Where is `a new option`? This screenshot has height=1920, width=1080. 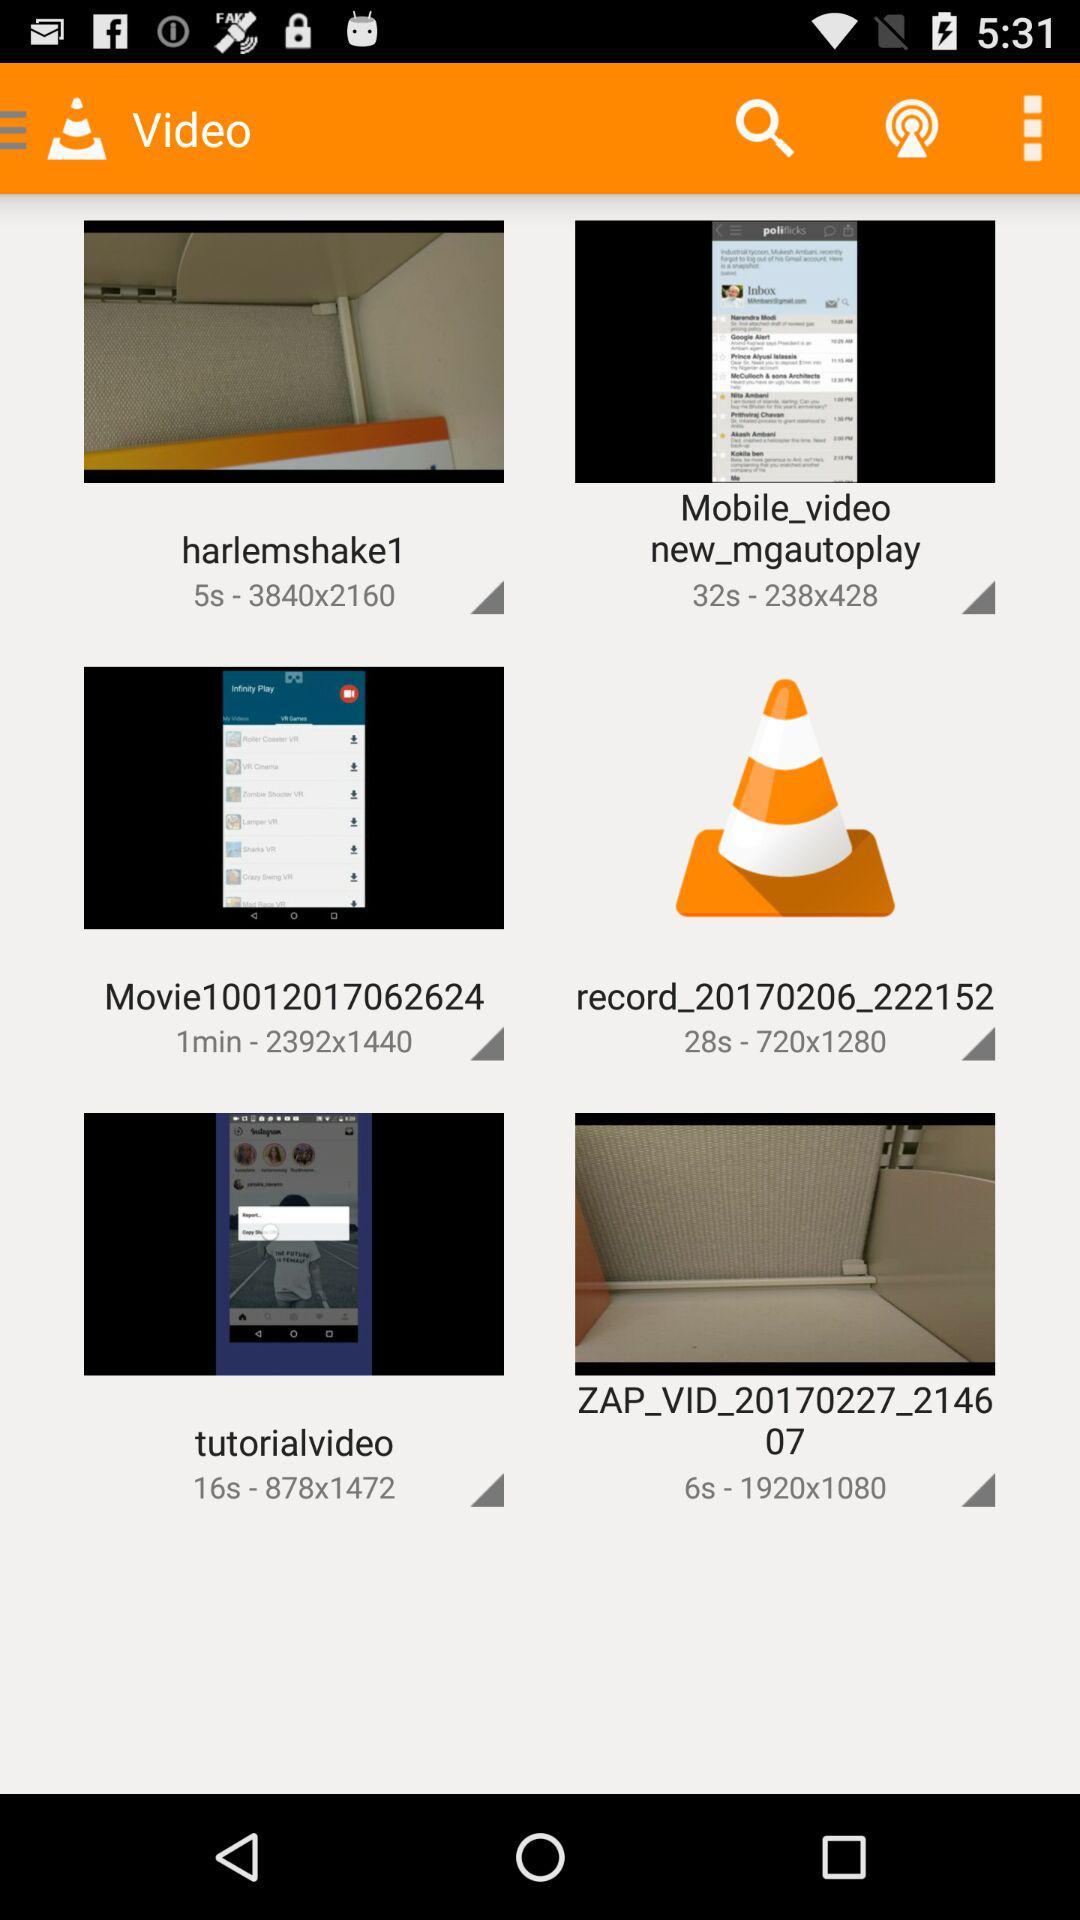 a new option is located at coordinates (1032, 127).